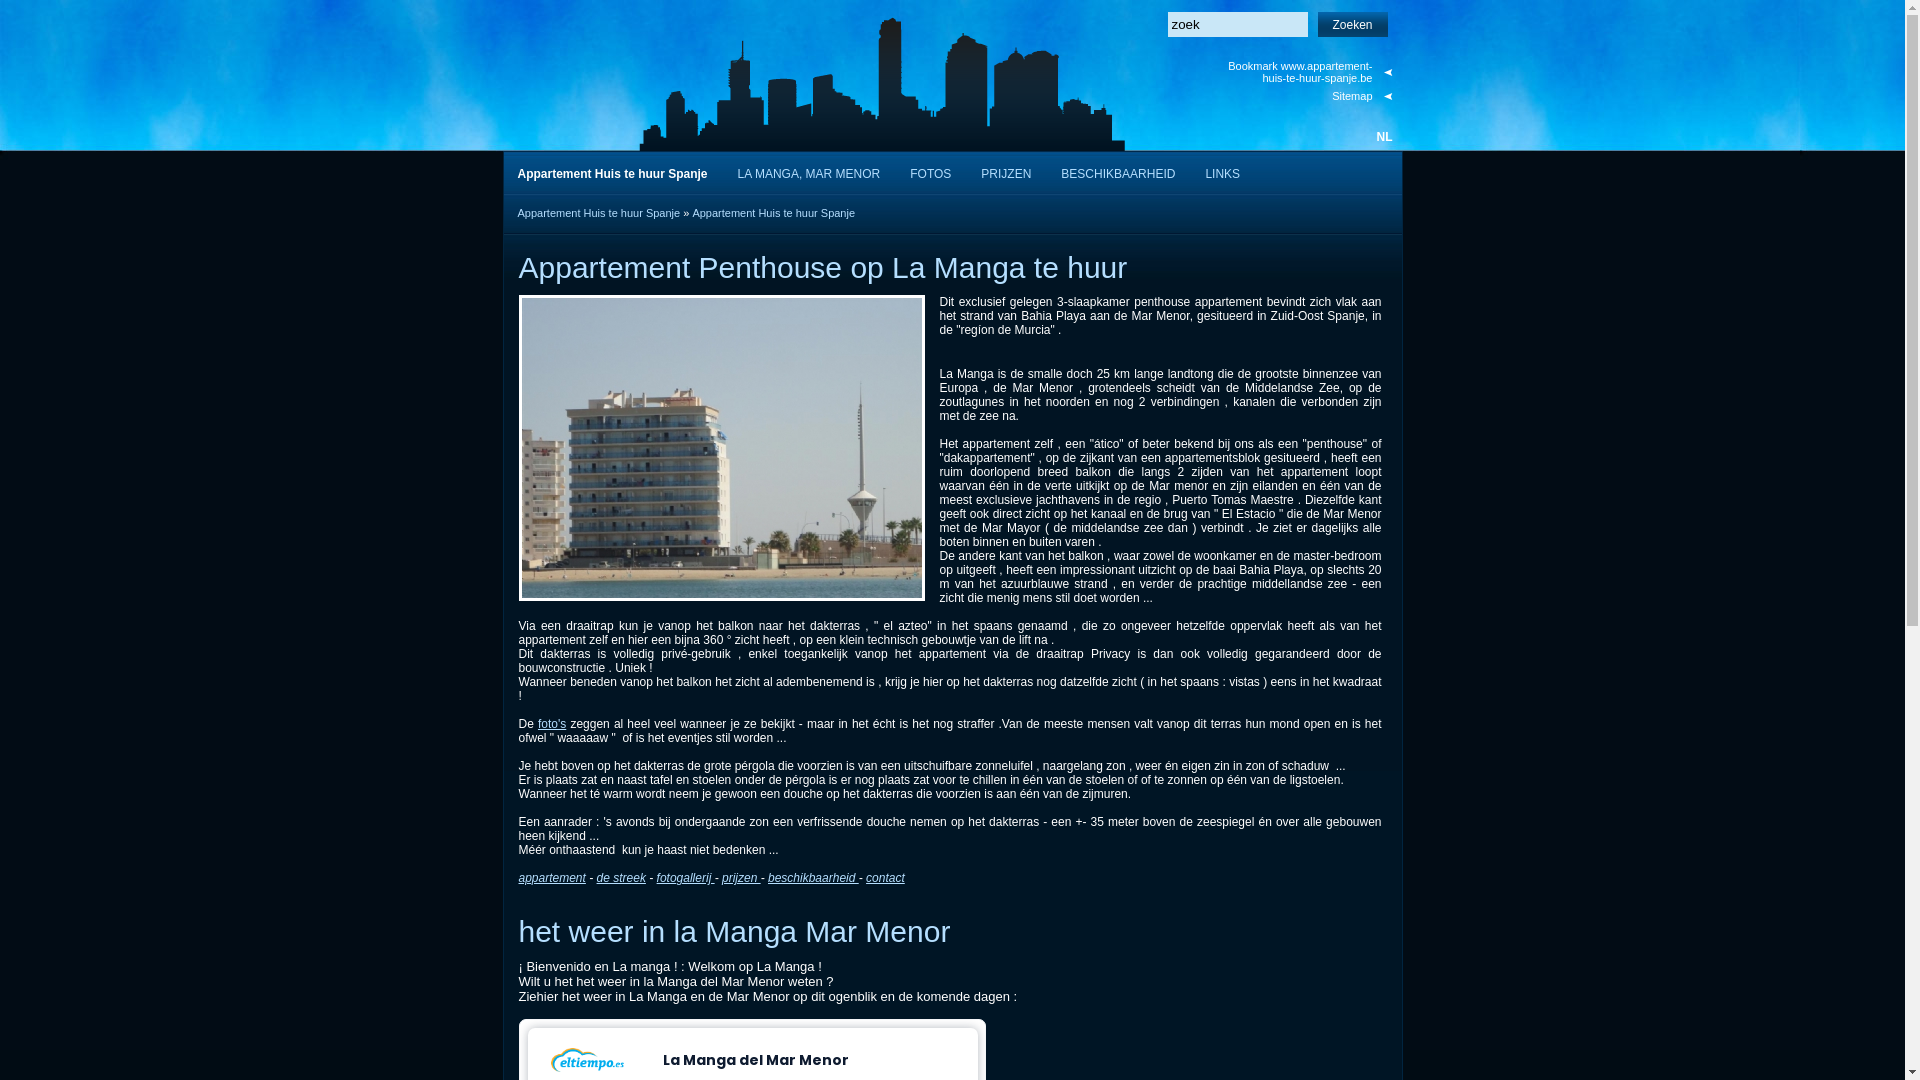 This screenshot has width=1920, height=1080. Describe the element at coordinates (1006, 171) in the screenshot. I see `'PRIJZEN'` at that location.